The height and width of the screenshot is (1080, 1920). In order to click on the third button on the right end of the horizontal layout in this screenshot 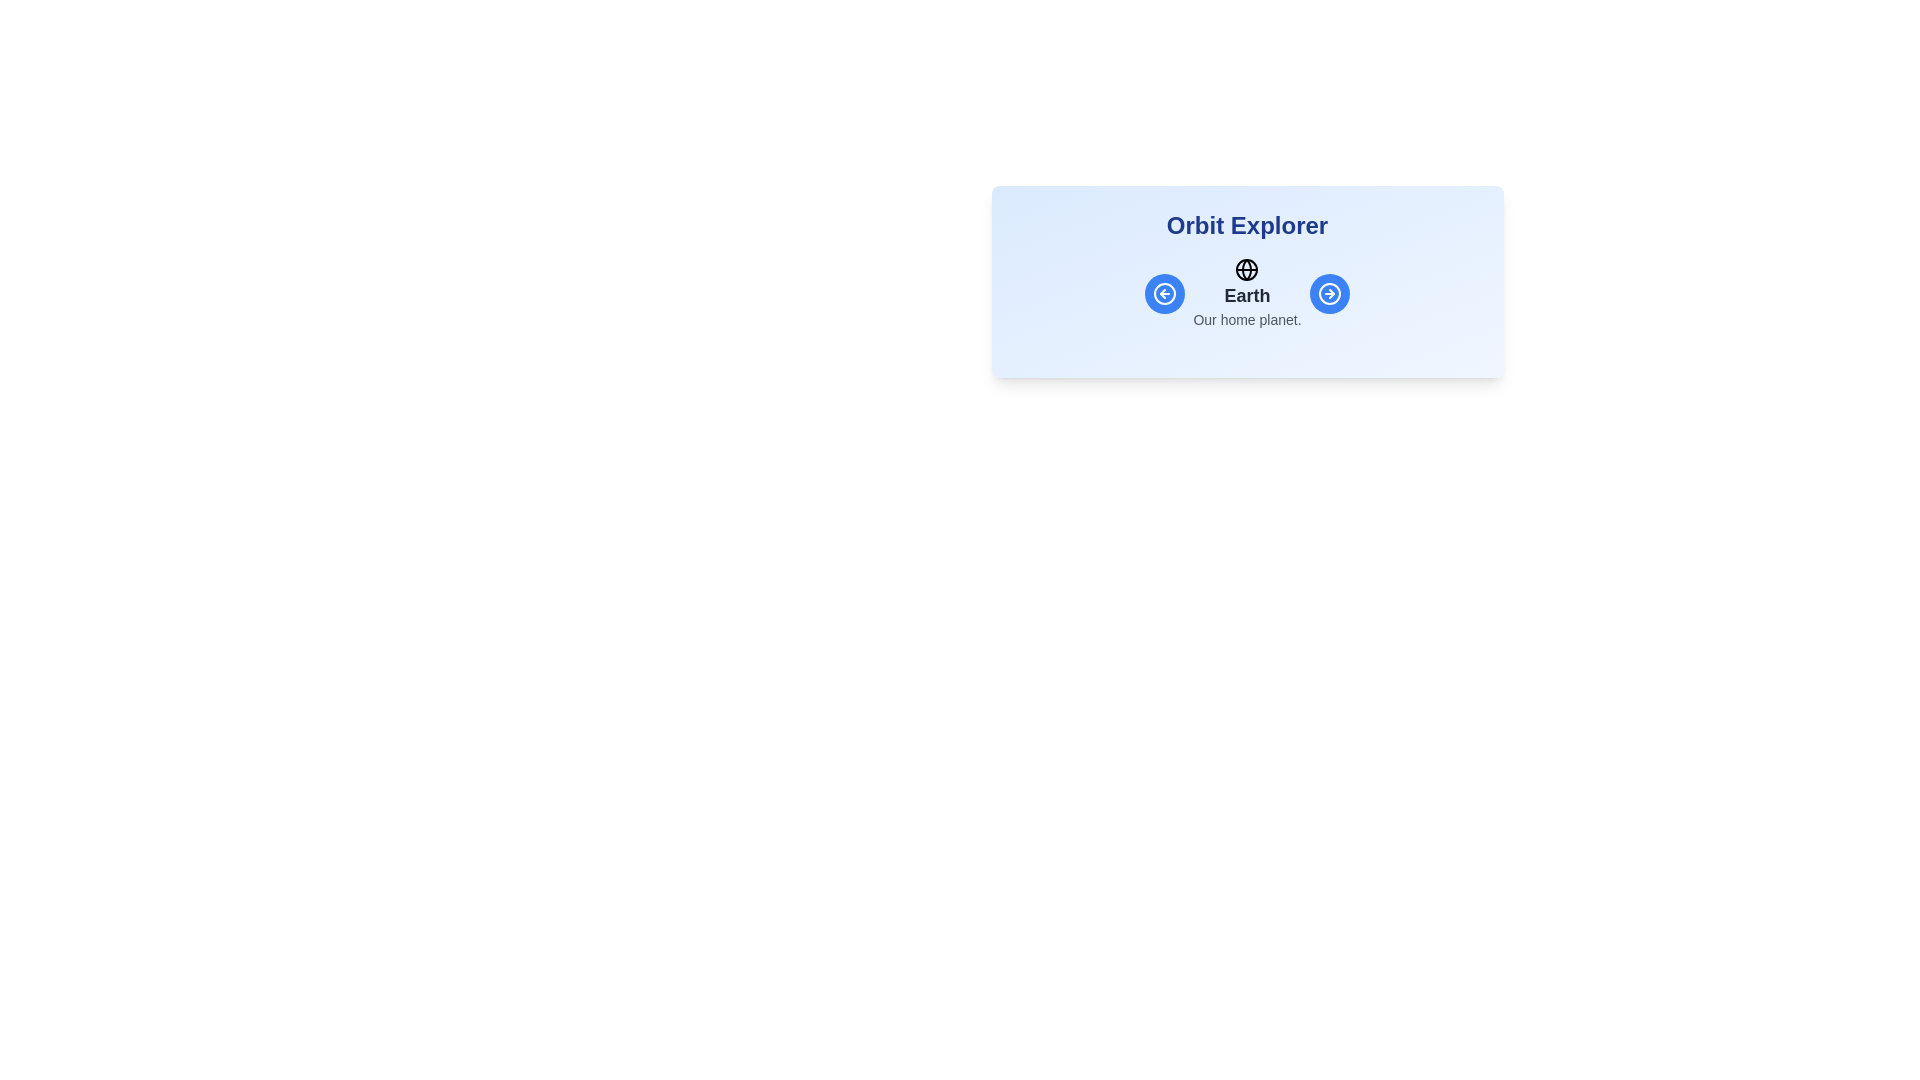, I will do `click(1329, 293)`.